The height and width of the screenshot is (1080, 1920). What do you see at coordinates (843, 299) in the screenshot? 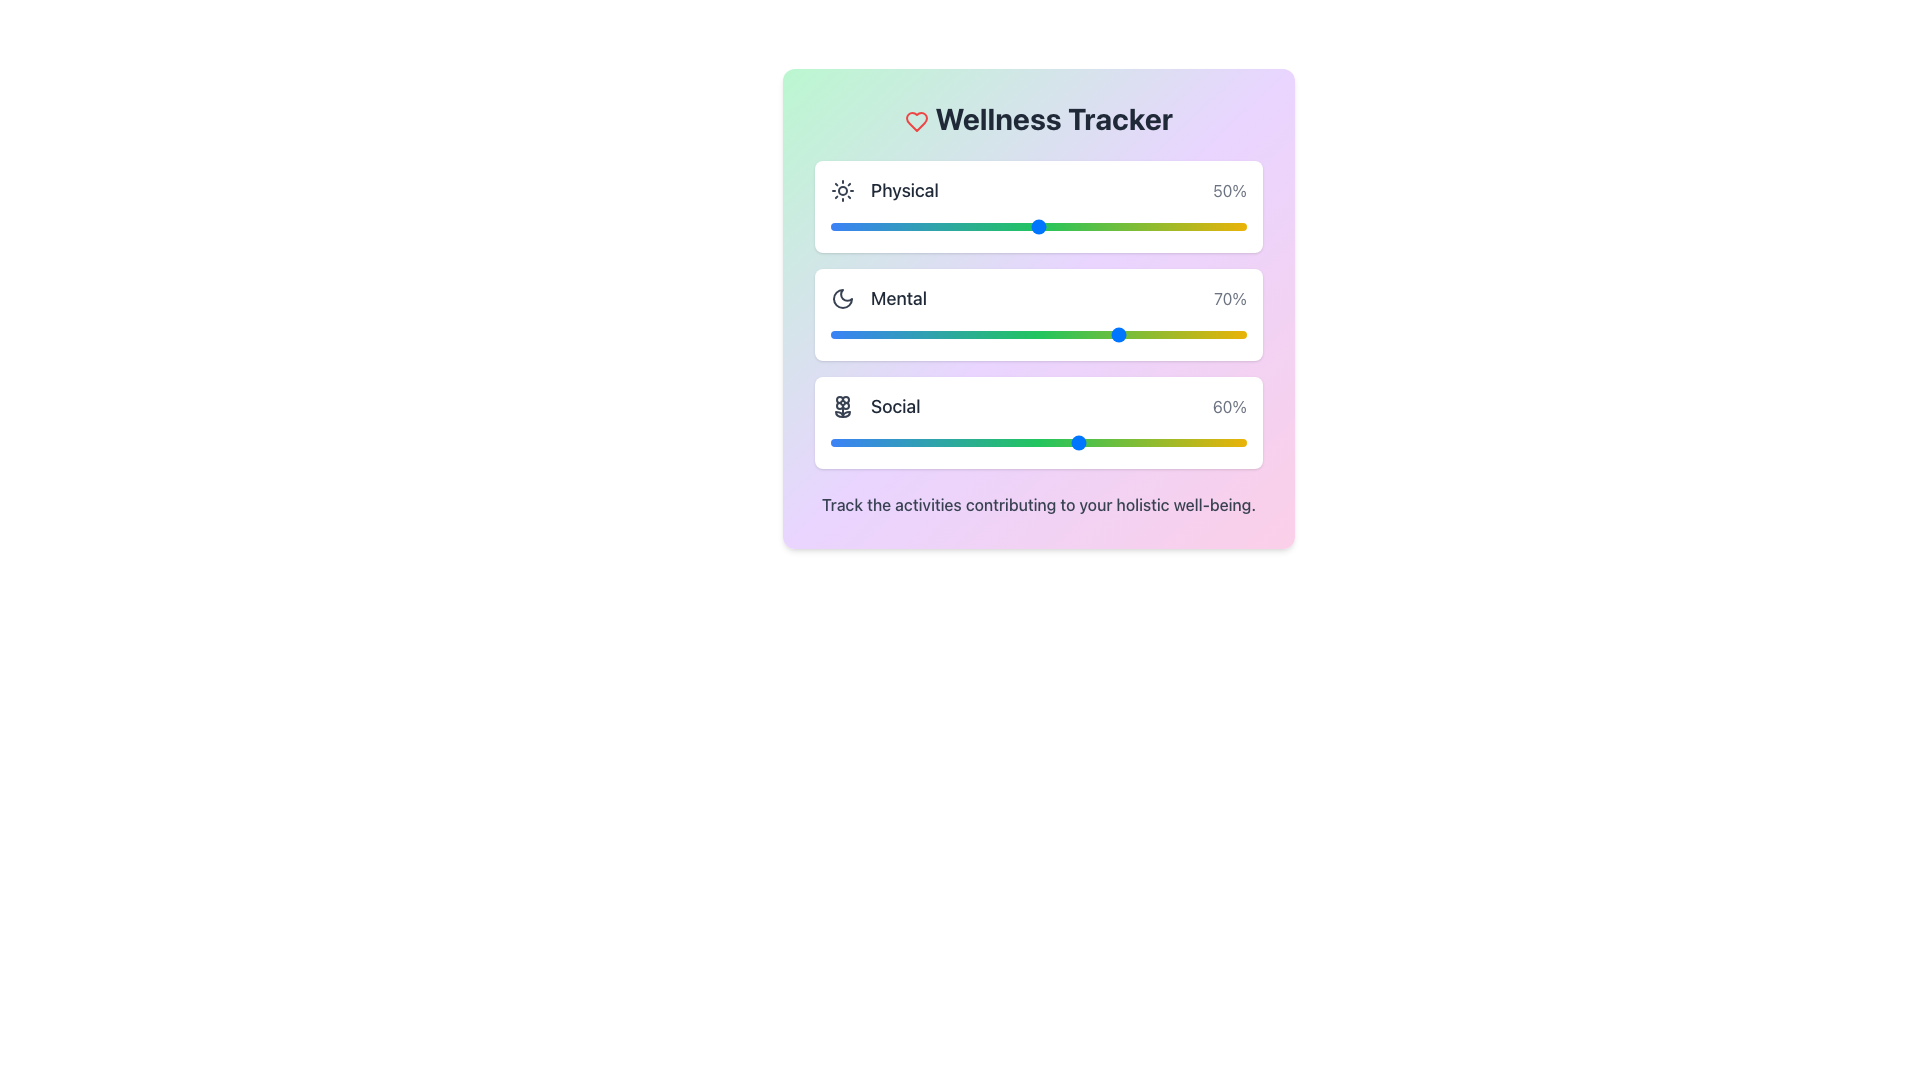
I see `the crescent moon-shaped icon located in the 'Mental' section, adjacent to the 'Mental' label and to the left of the progress bar` at bounding box center [843, 299].